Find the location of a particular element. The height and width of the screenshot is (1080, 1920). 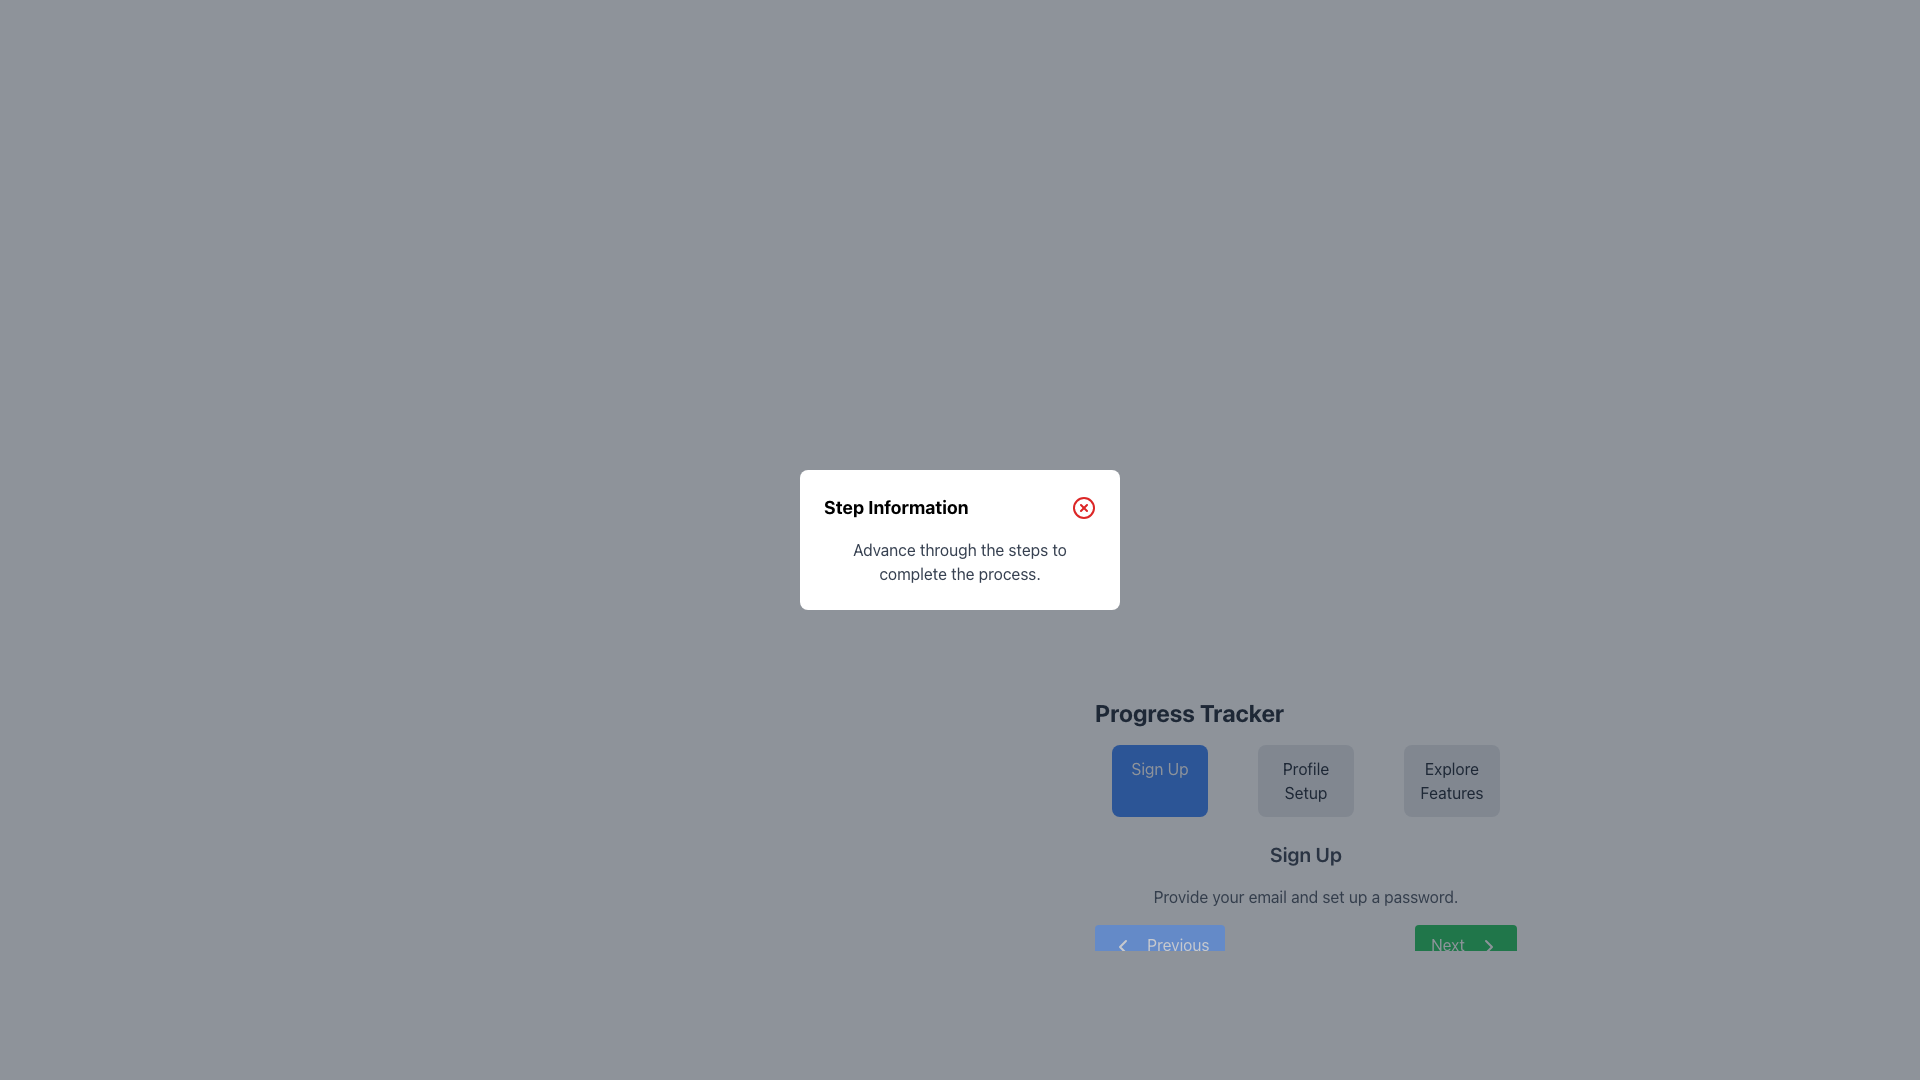

the 'Sign Up' text label, which is styled in a large font, semi-bold, and colored gray, located in the 'Progress Tracker' section, above the text 'Provide your email and set up a password.' is located at coordinates (1305, 855).